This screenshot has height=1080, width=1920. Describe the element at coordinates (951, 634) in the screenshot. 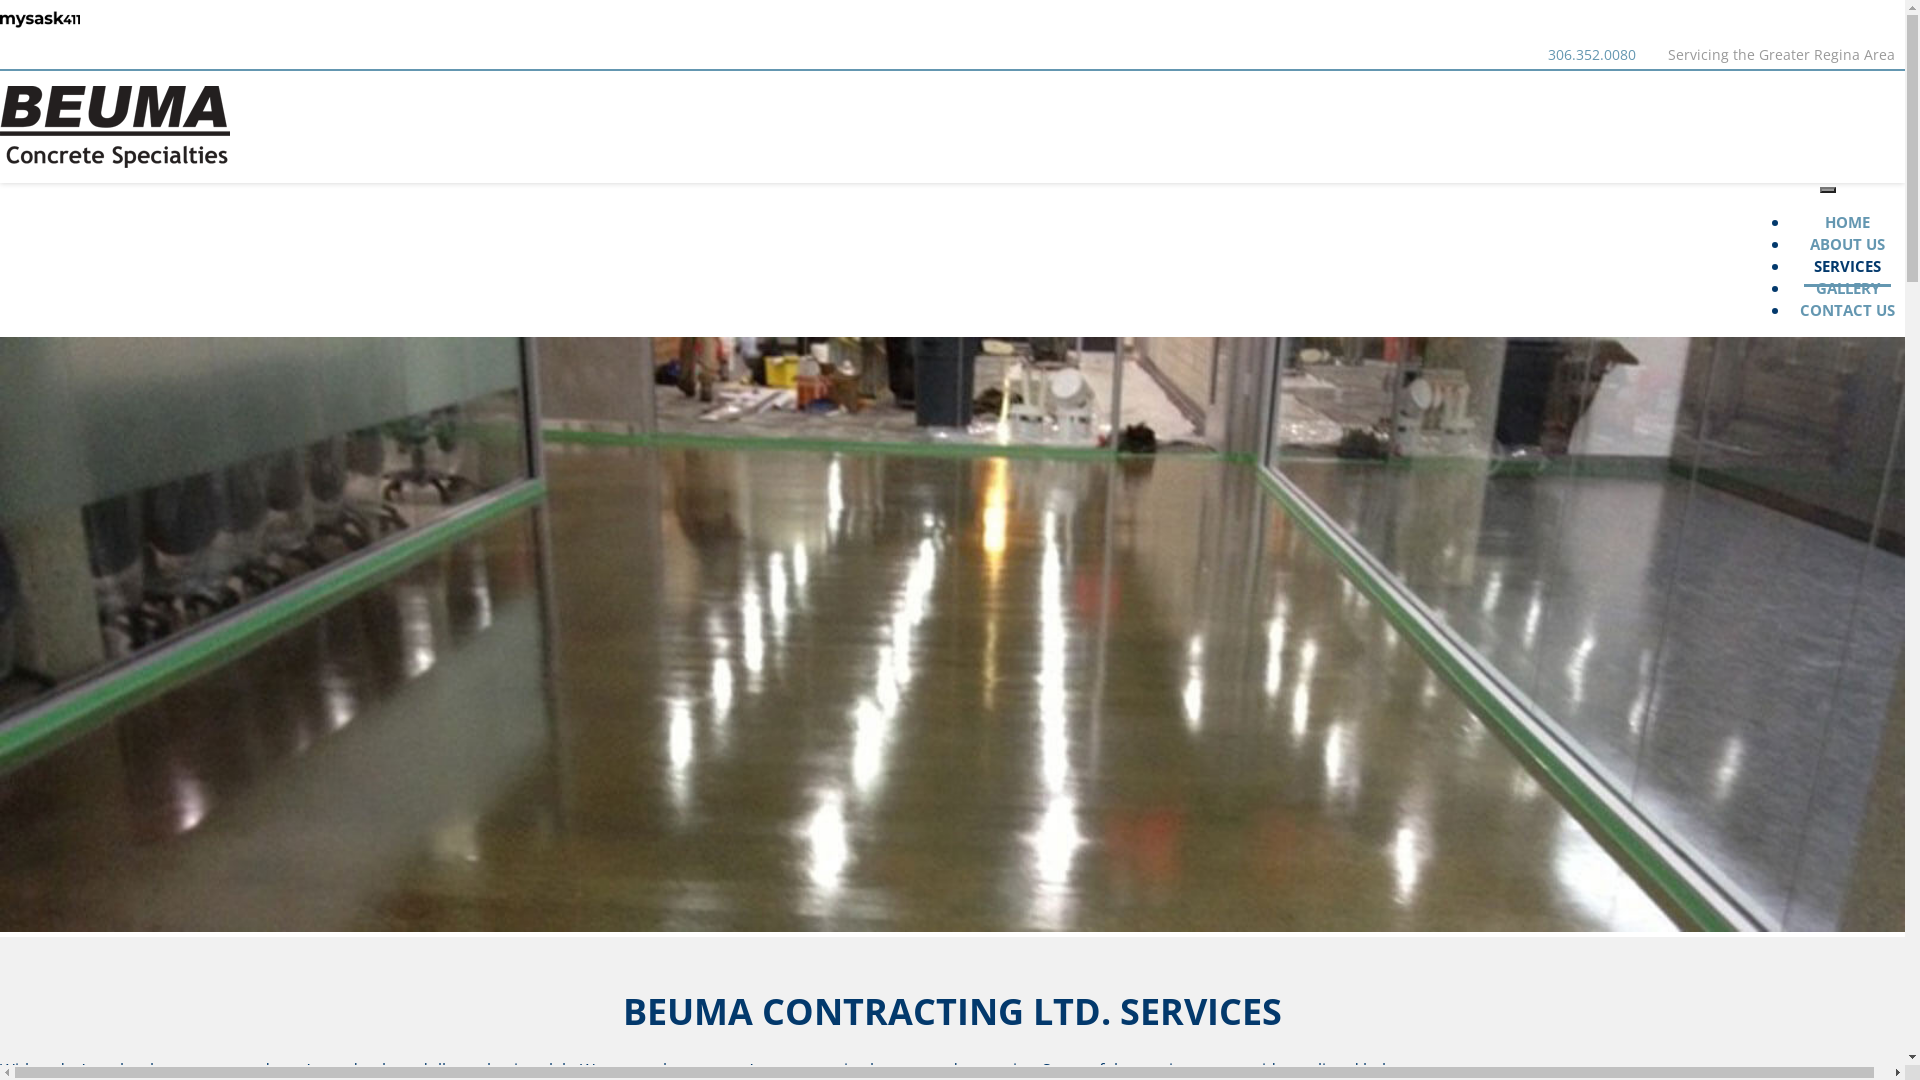

I see `'Polished Concrete Floor'` at that location.